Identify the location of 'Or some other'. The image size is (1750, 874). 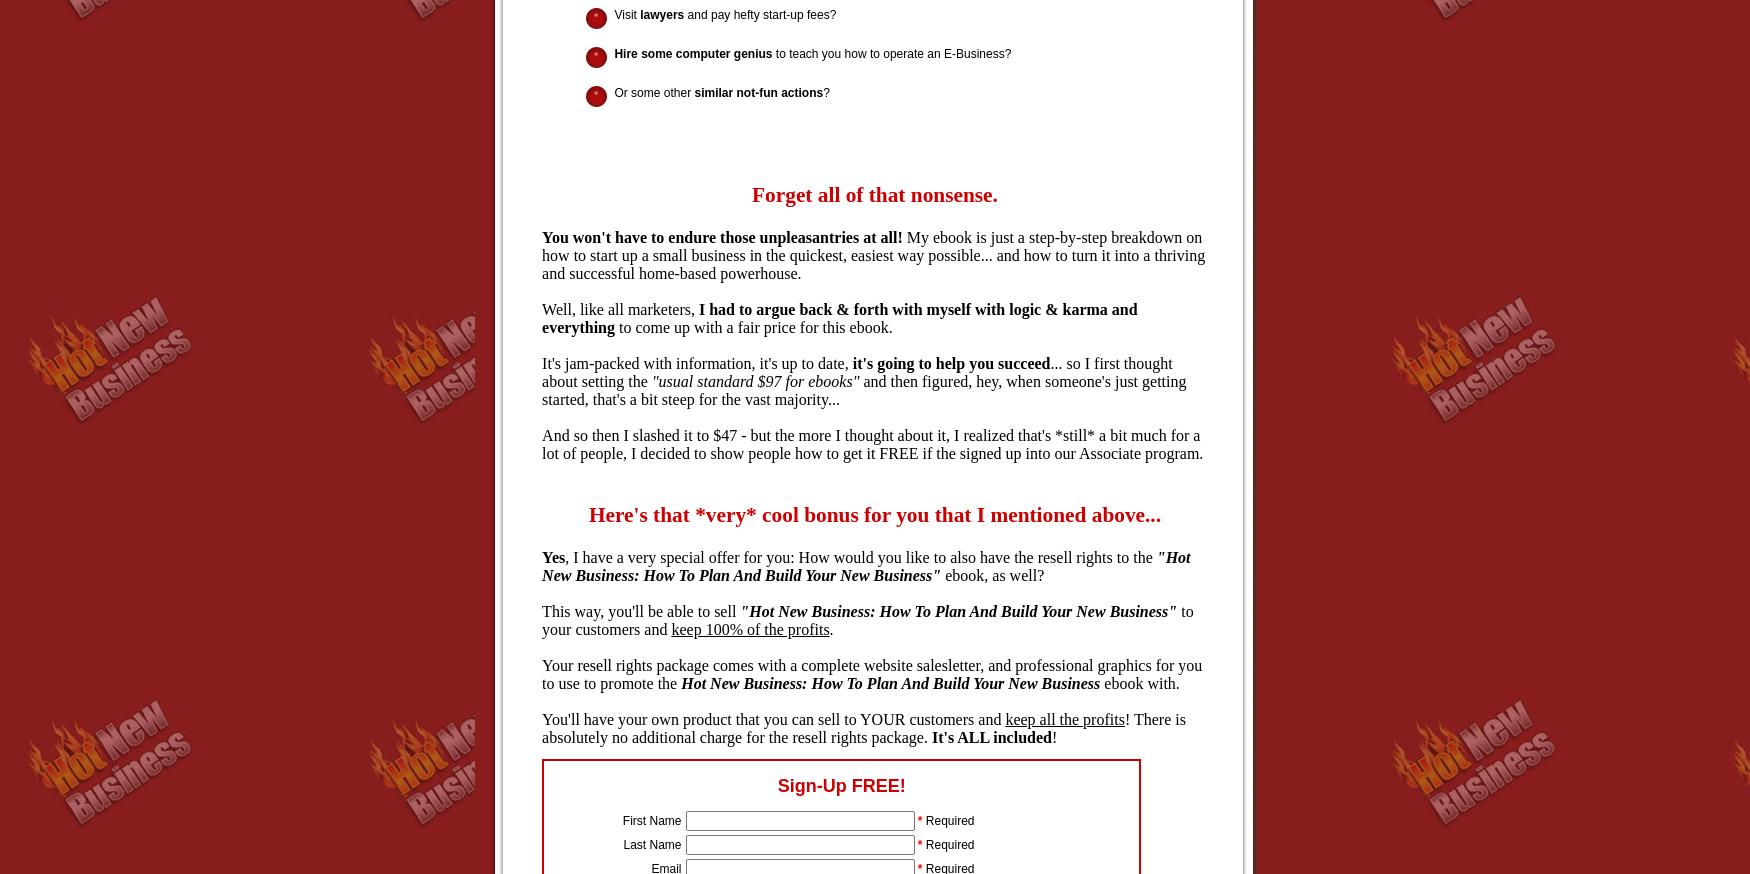
(610, 92).